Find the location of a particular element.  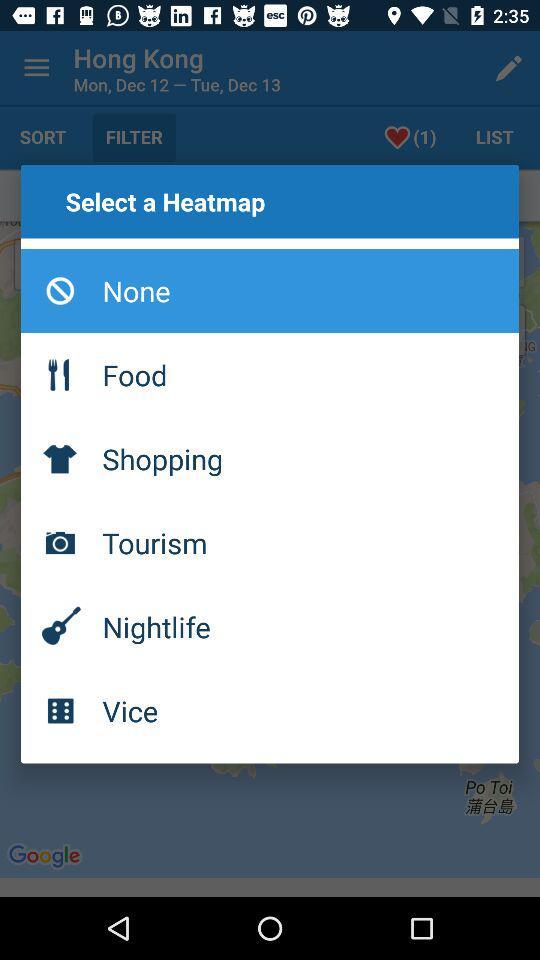

the item below the tourism icon is located at coordinates (270, 625).